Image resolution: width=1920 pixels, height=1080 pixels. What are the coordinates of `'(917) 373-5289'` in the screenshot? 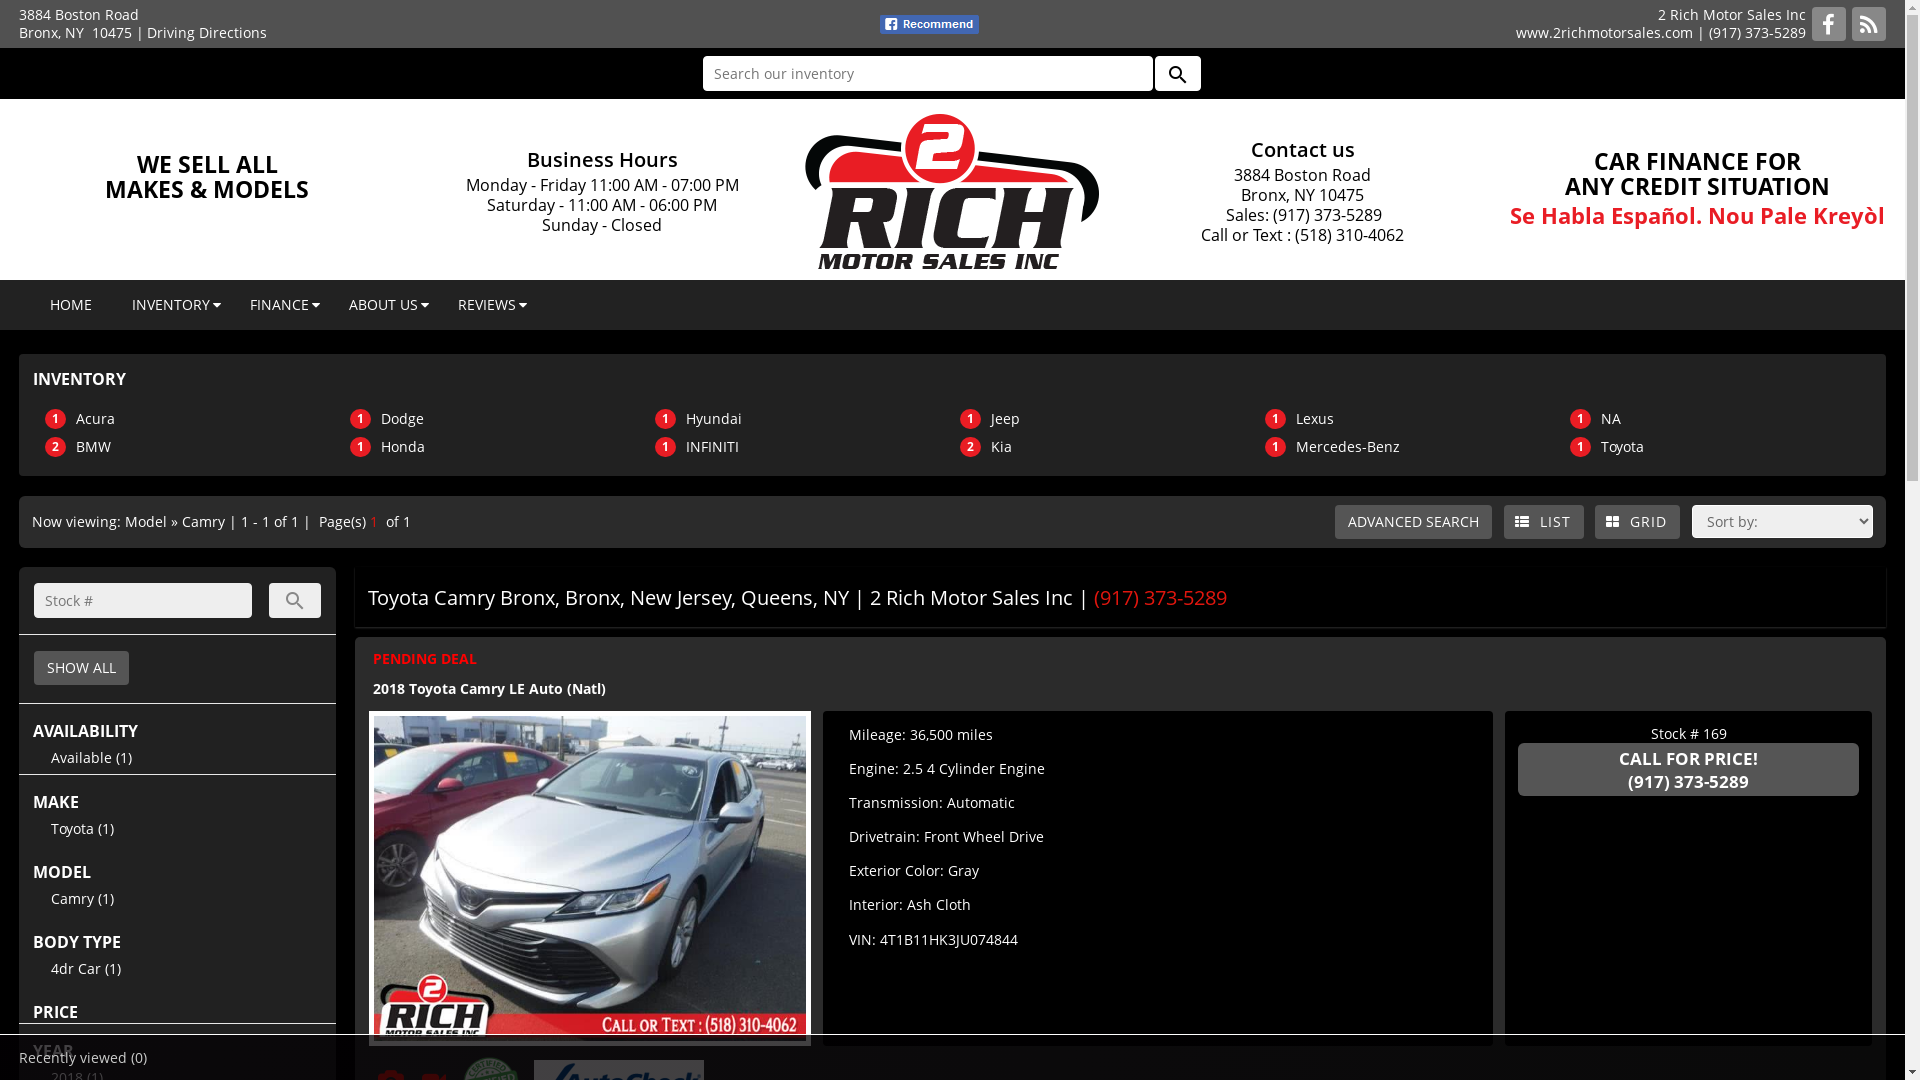 It's located at (1756, 32).